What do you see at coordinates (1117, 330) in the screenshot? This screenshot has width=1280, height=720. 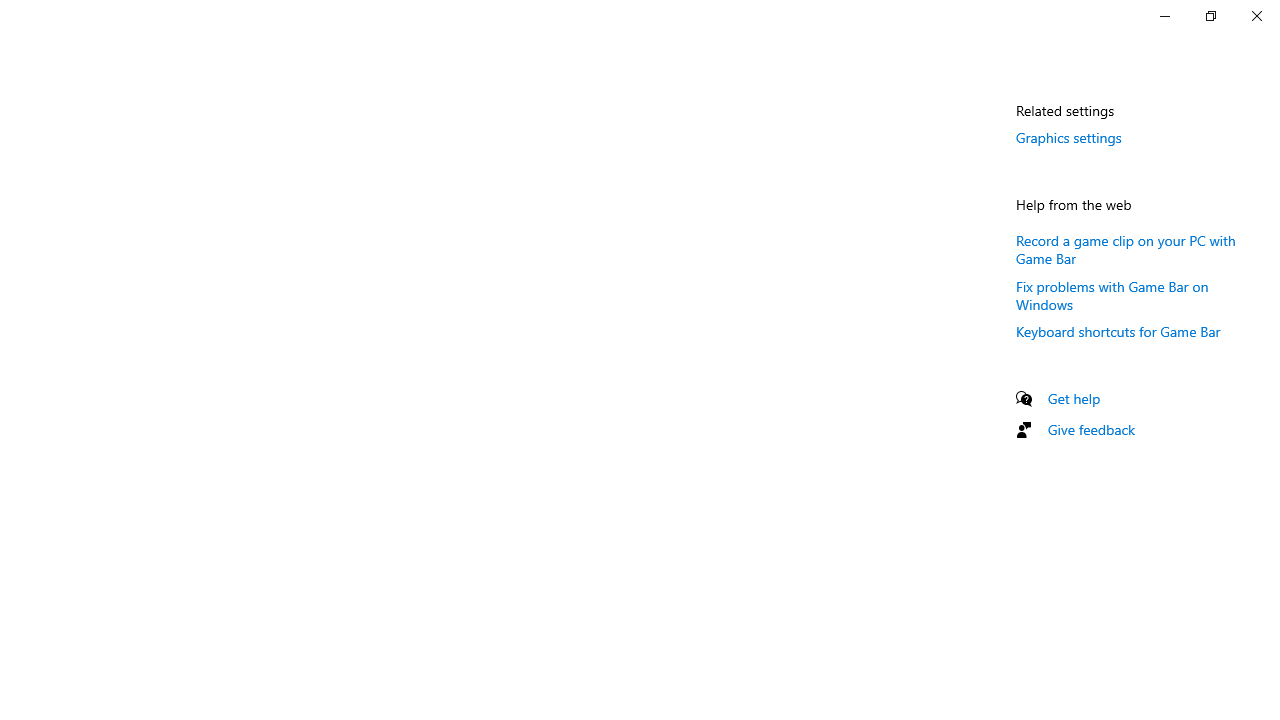 I see `'Keyboard shortcuts for Game Bar'` at bounding box center [1117, 330].